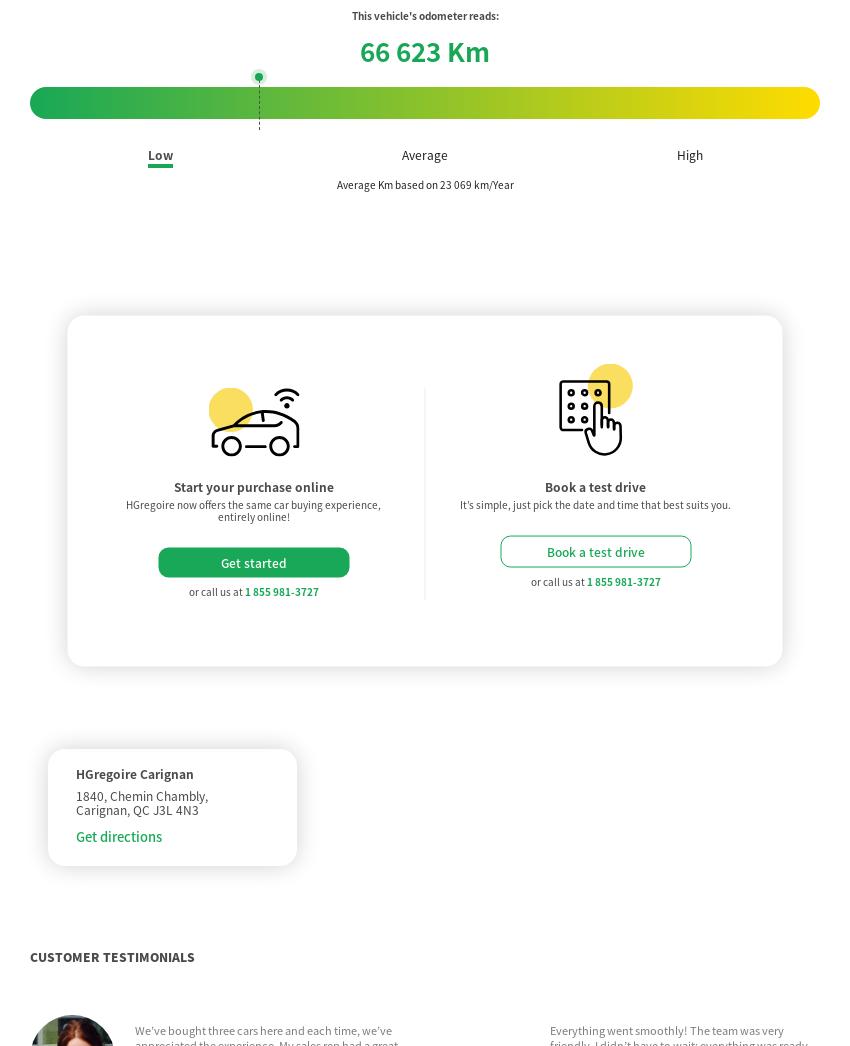 Image resolution: width=850 pixels, height=1046 pixels. I want to click on 'Alfa Romeo', so click(220, 945).